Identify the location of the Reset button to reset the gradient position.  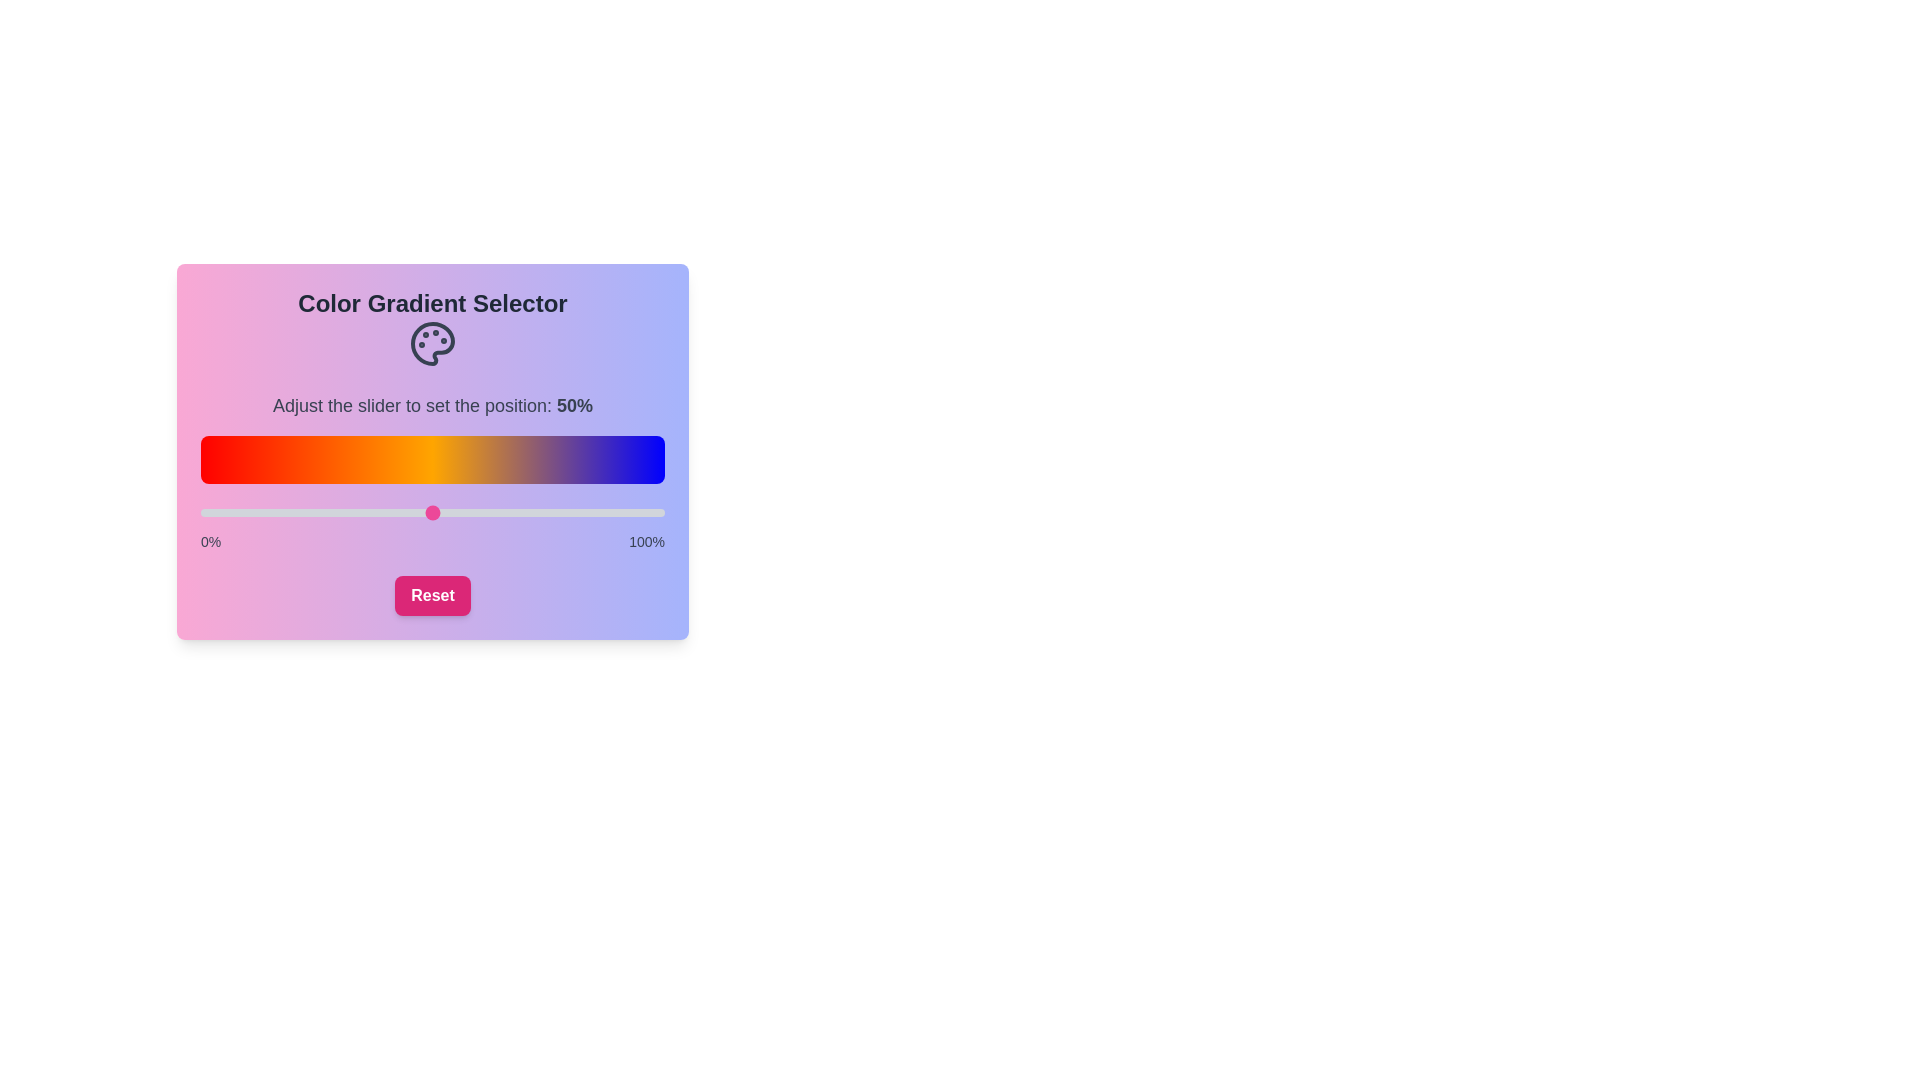
(431, 595).